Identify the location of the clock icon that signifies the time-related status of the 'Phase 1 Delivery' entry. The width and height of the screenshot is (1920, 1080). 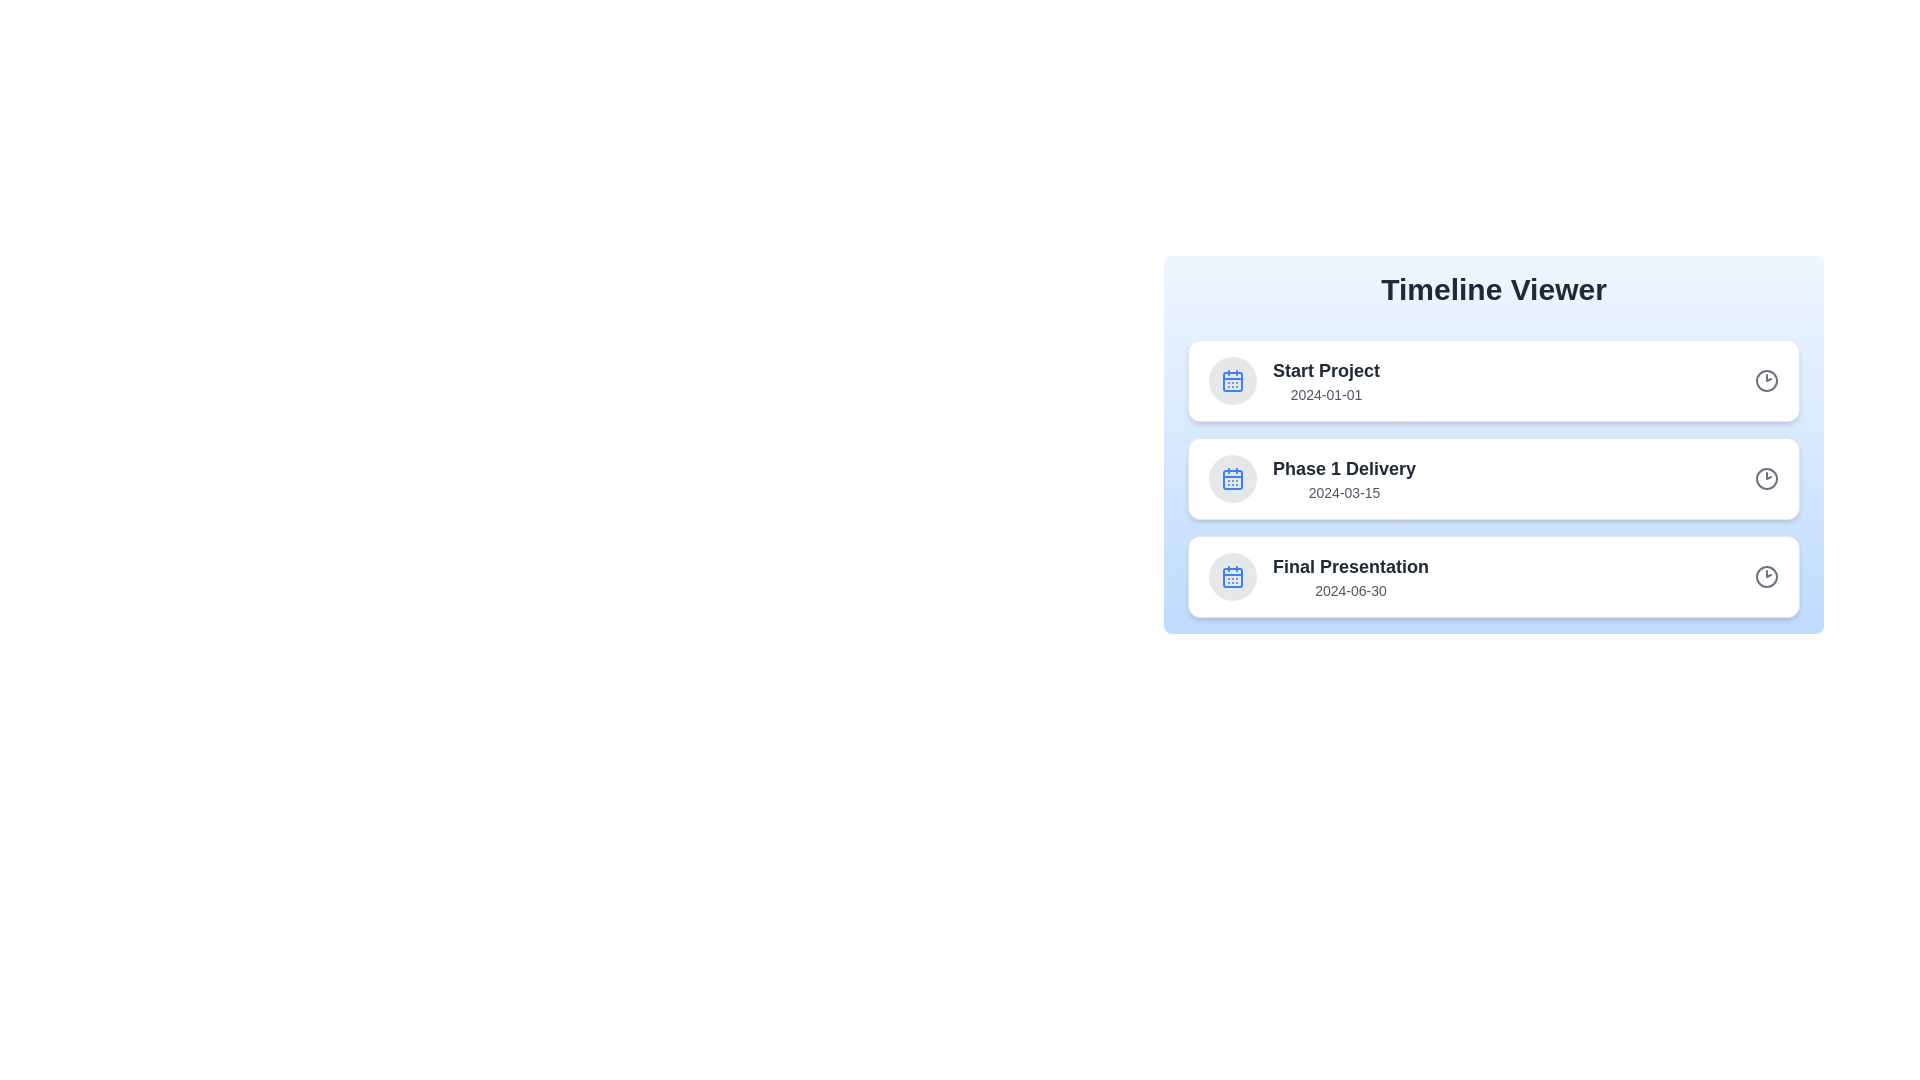
(1766, 478).